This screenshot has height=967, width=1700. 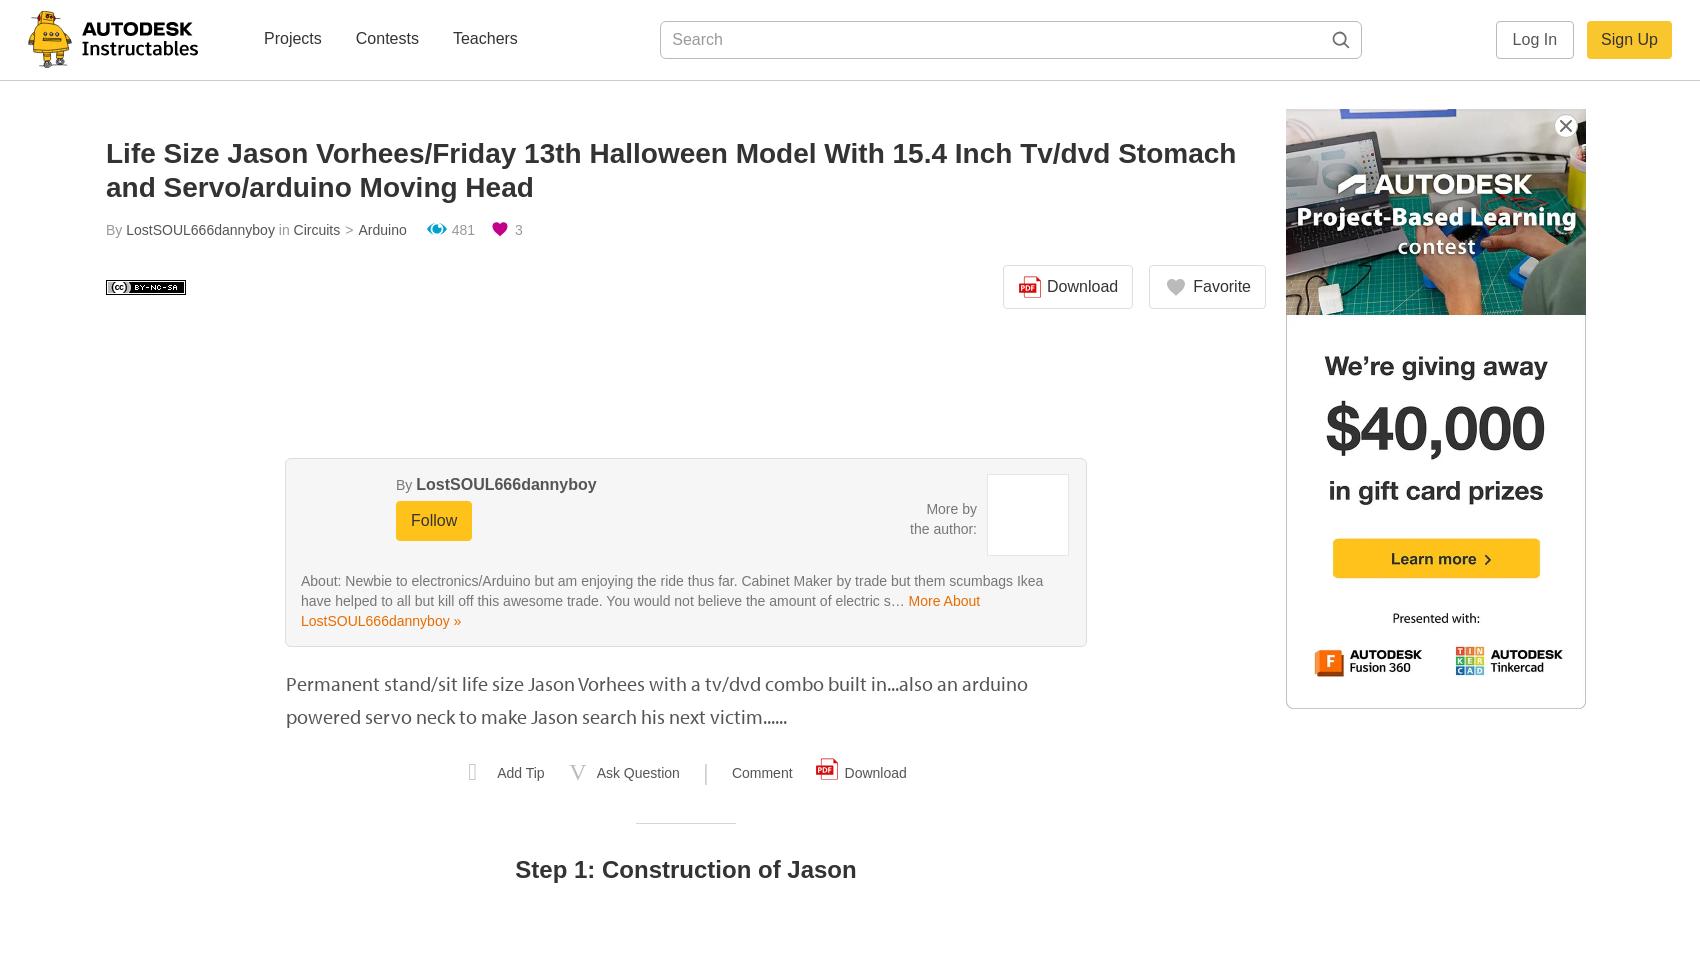 I want to click on 'Step 1: Construction of Jason', so click(x=685, y=868).